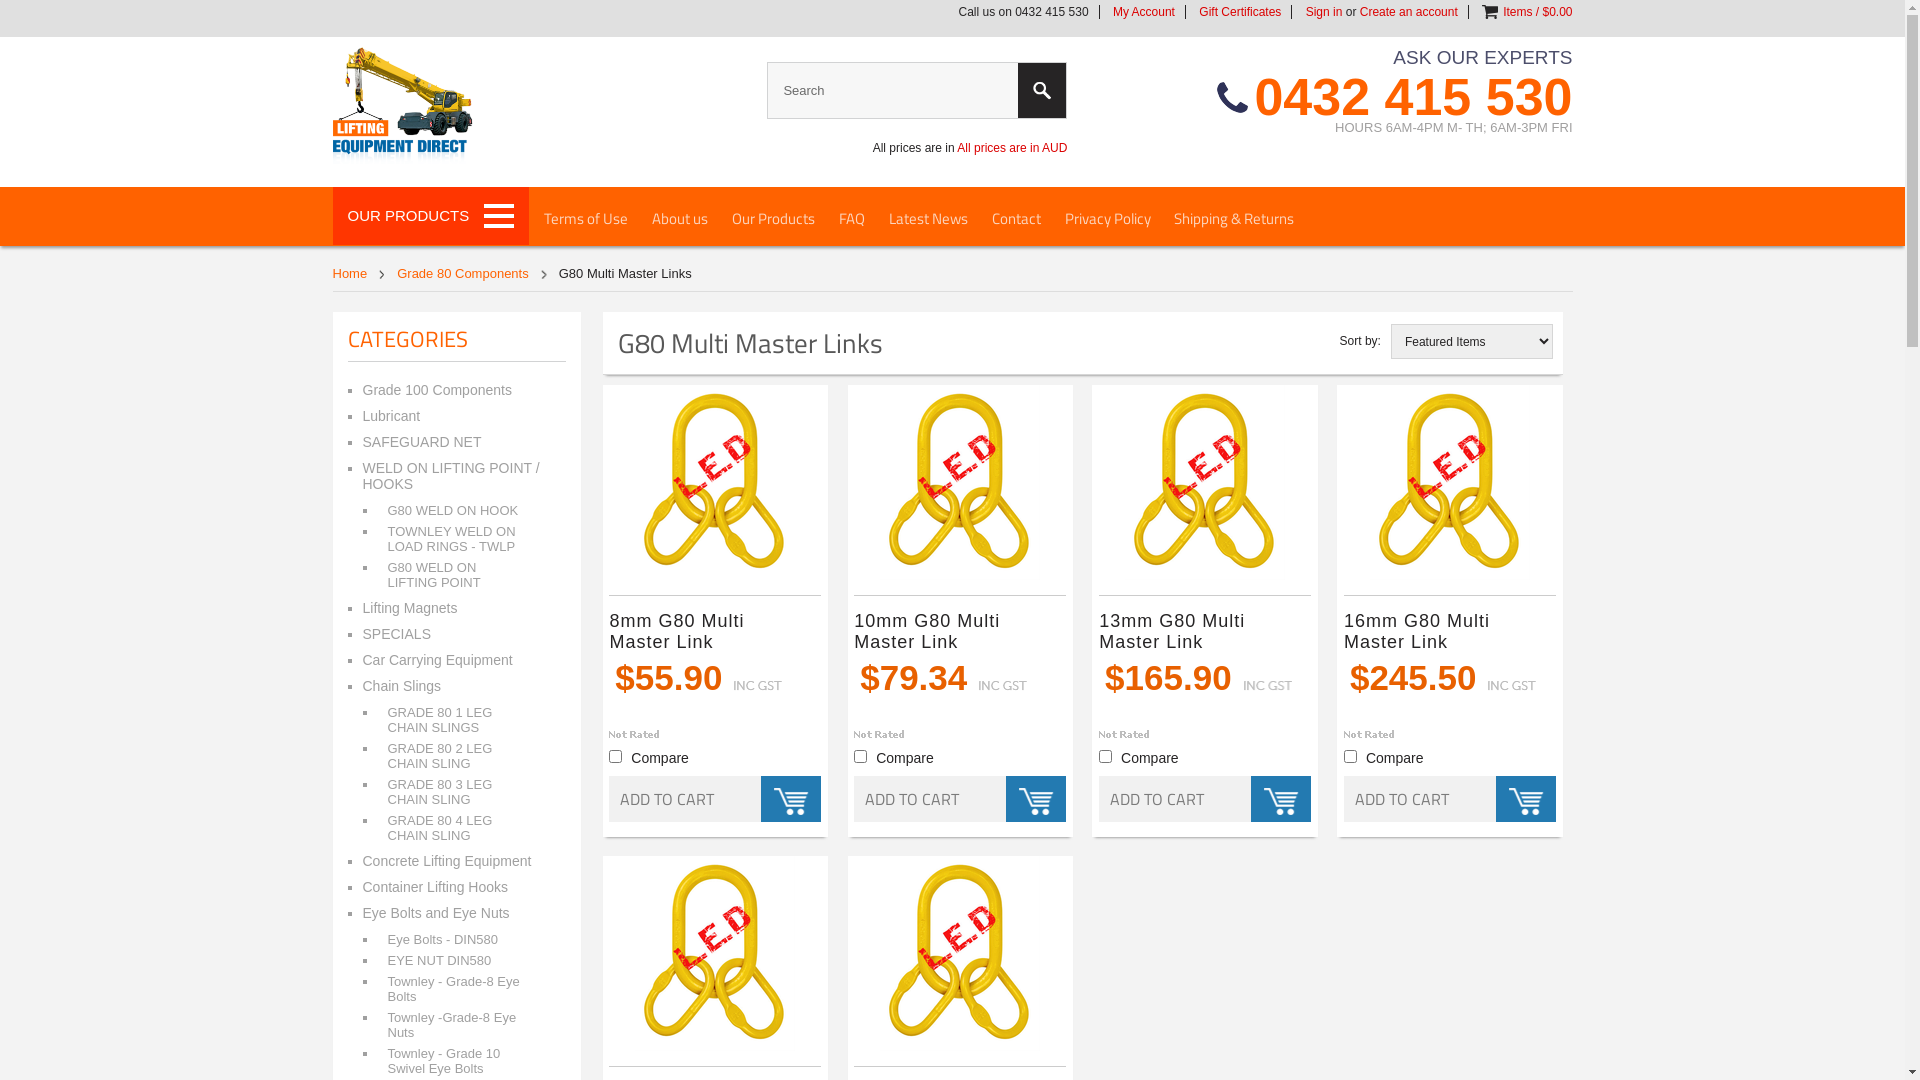 The width and height of the screenshot is (1920, 1080). Describe the element at coordinates (456, 987) in the screenshot. I see `'Townley - Grade-8 Eye Bolts'` at that location.